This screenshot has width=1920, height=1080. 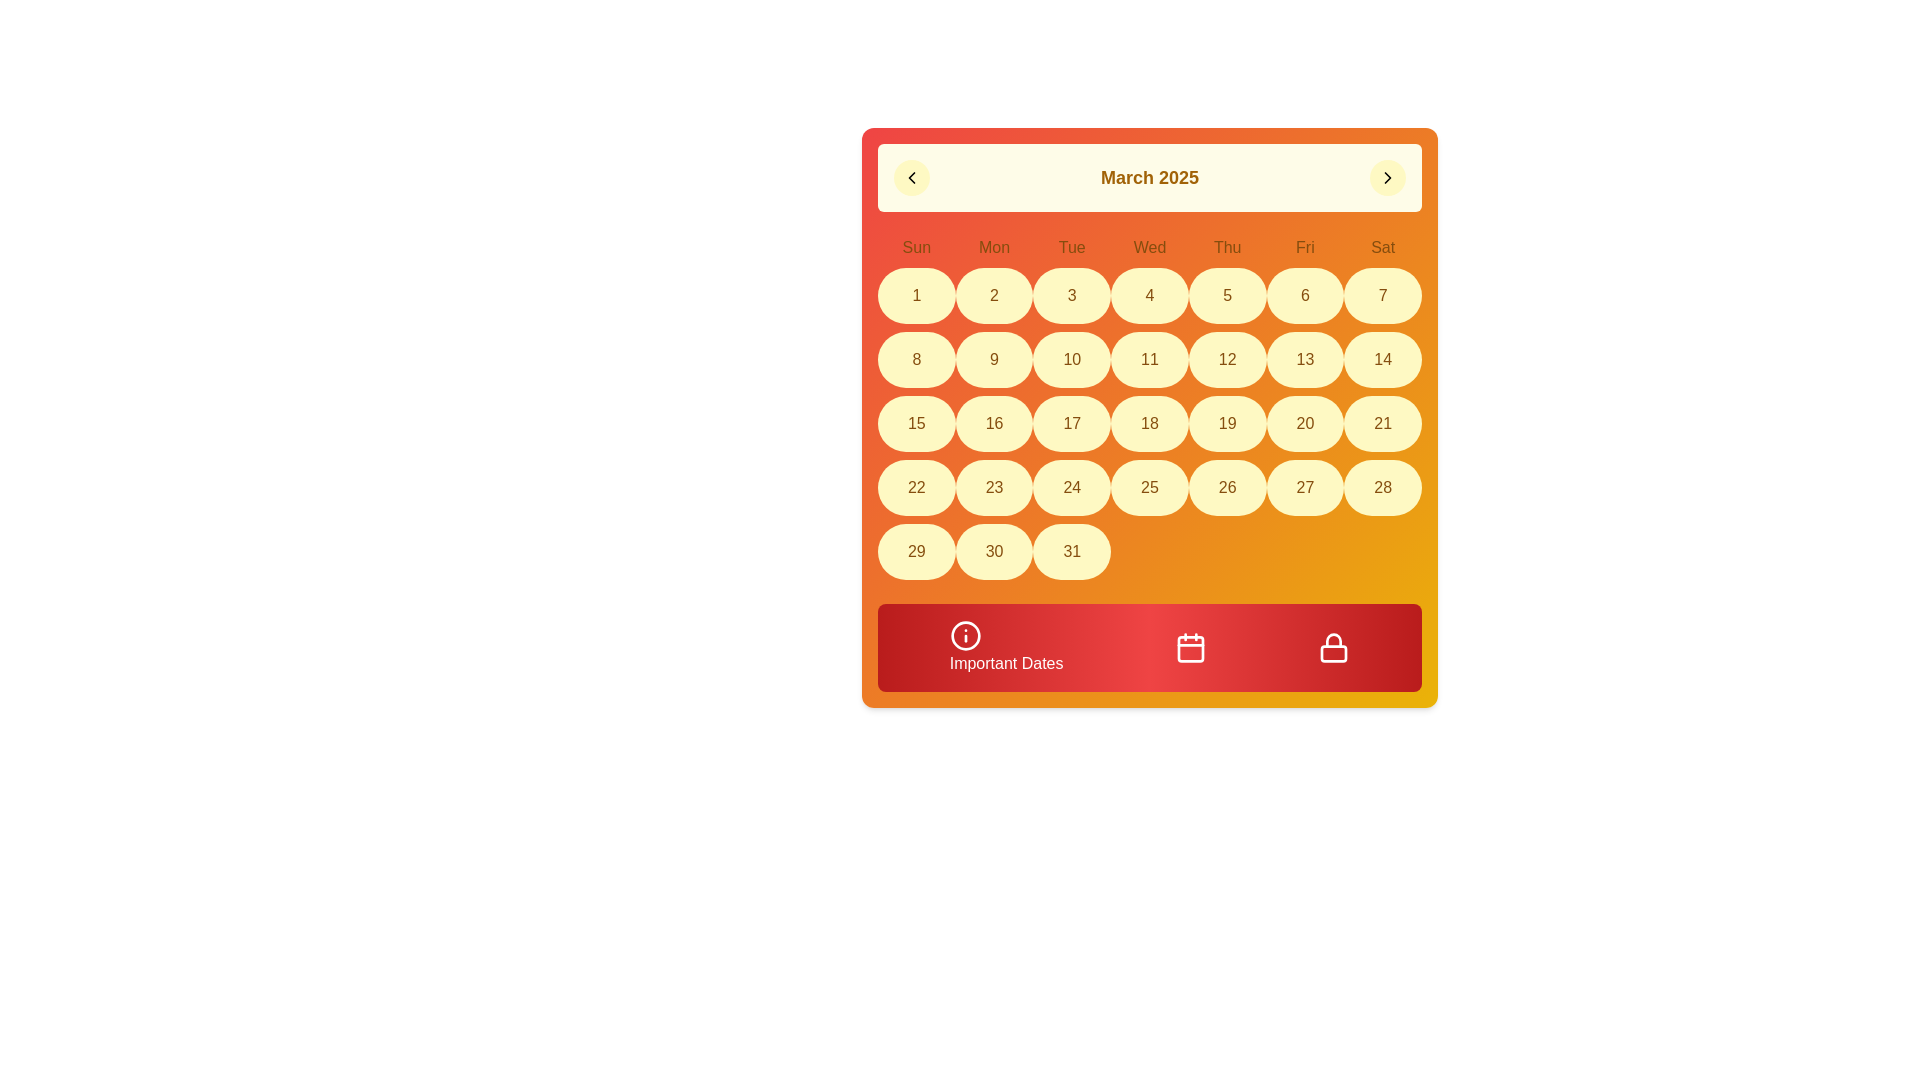 What do you see at coordinates (1382, 296) in the screenshot?
I see `the yellow circular button with the number '7' in its center, located in the calendar grid at 'Saturday, March 7'` at bounding box center [1382, 296].